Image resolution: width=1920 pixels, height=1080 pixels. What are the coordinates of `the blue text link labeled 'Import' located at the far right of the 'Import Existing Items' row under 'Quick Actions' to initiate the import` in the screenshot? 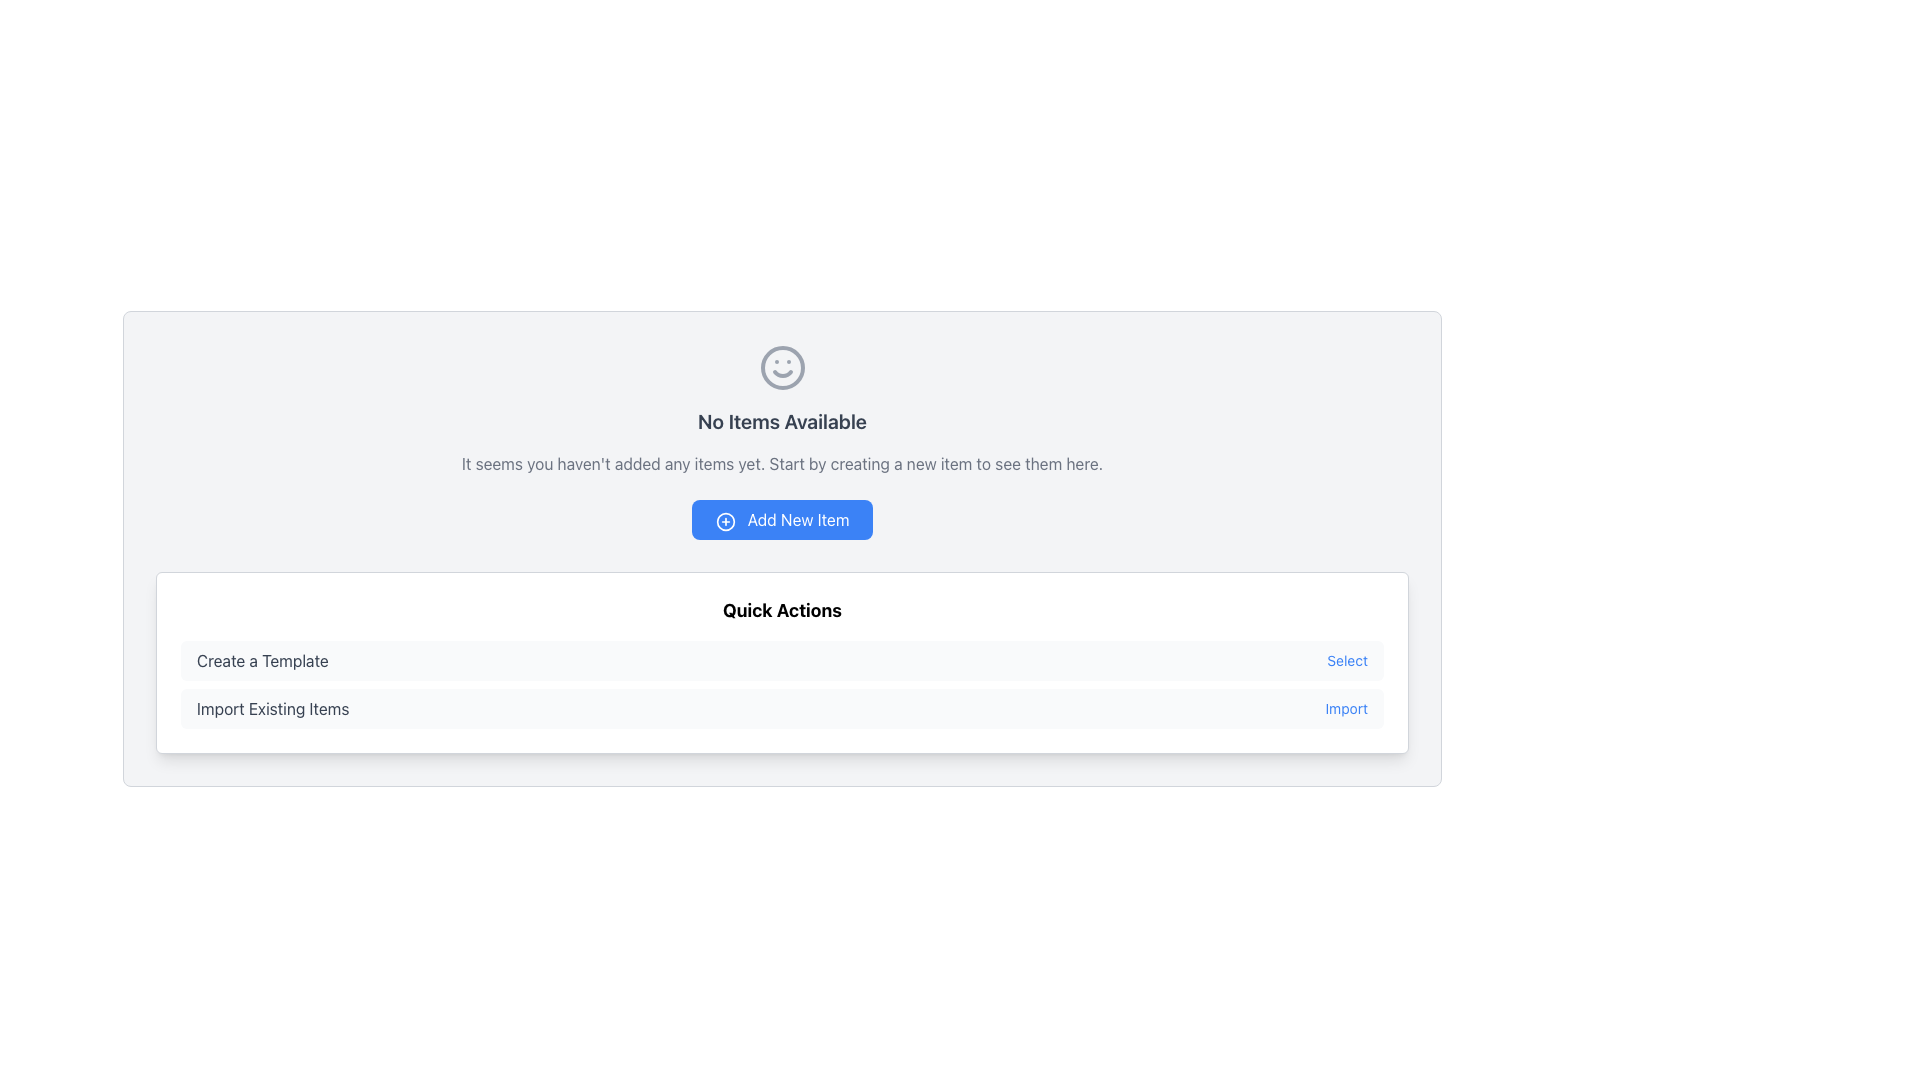 It's located at (1346, 708).